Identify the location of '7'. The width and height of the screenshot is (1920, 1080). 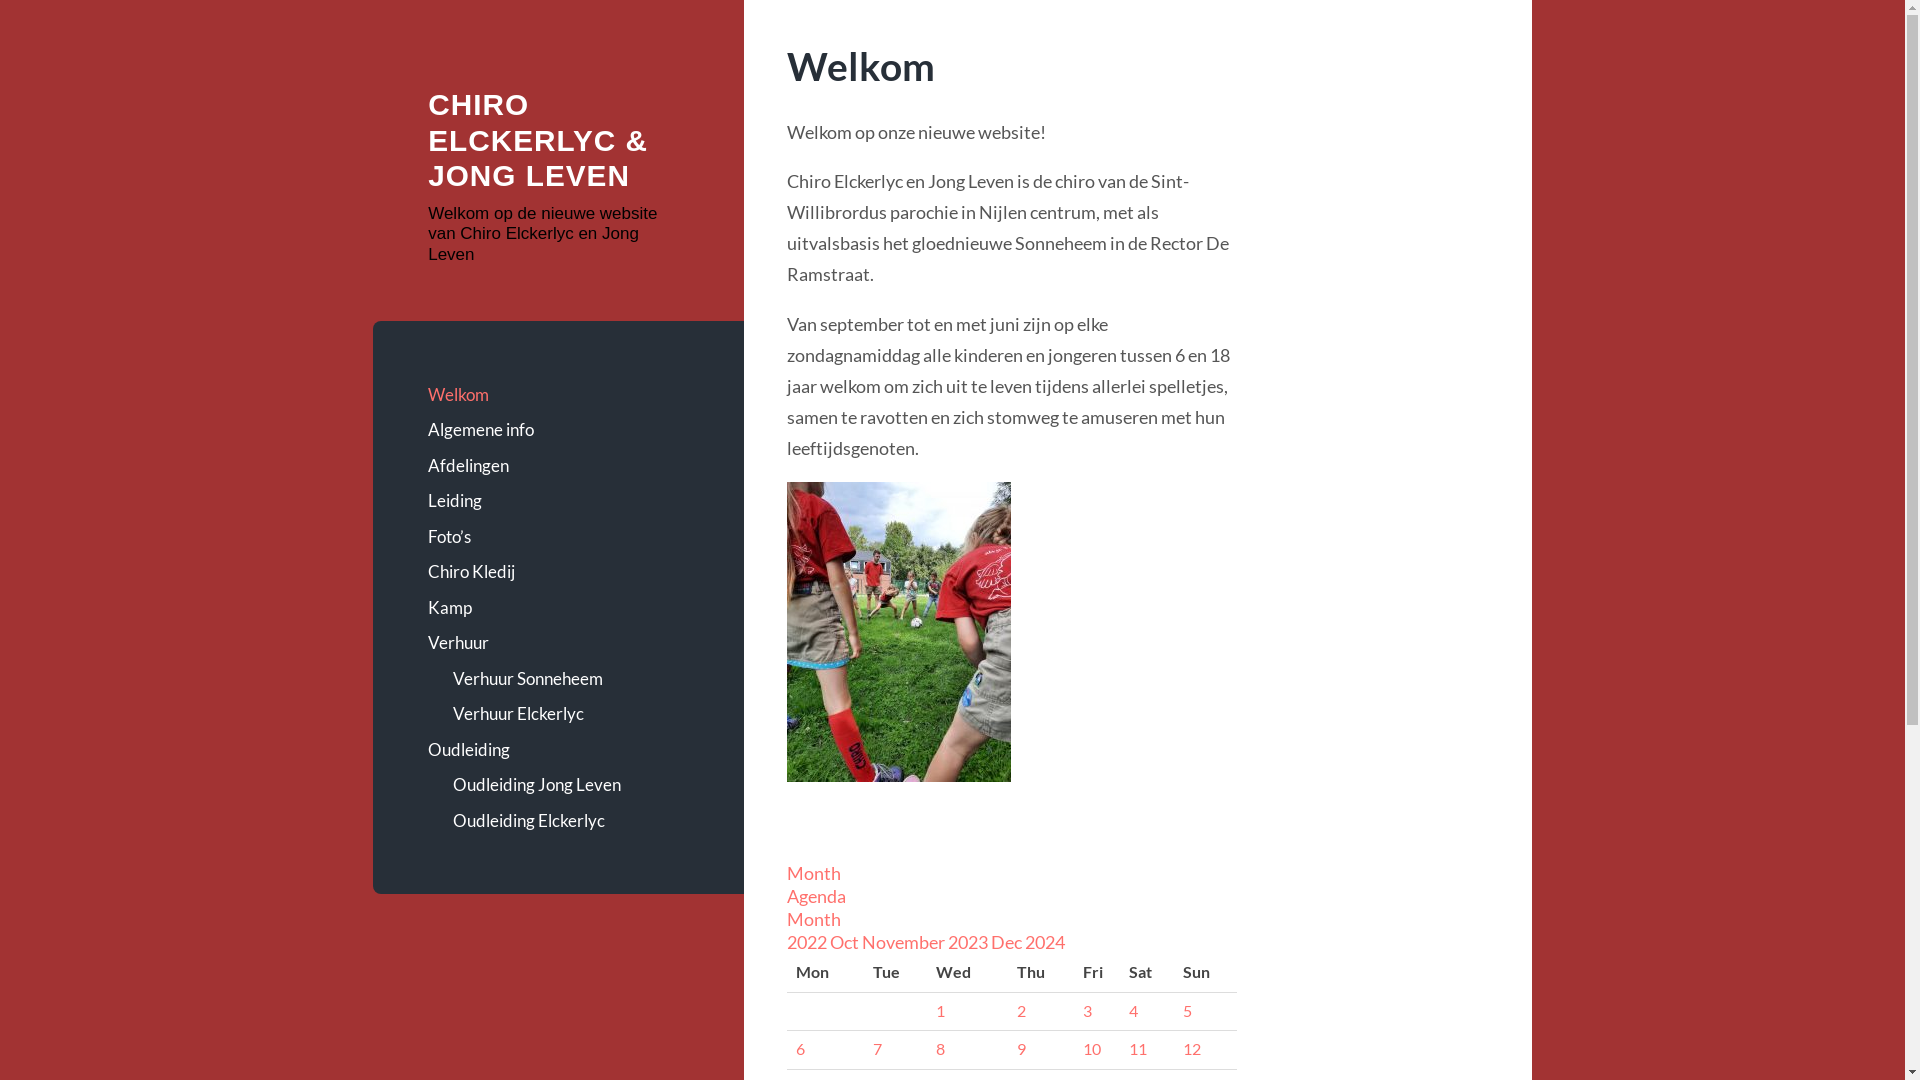
(877, 1048).